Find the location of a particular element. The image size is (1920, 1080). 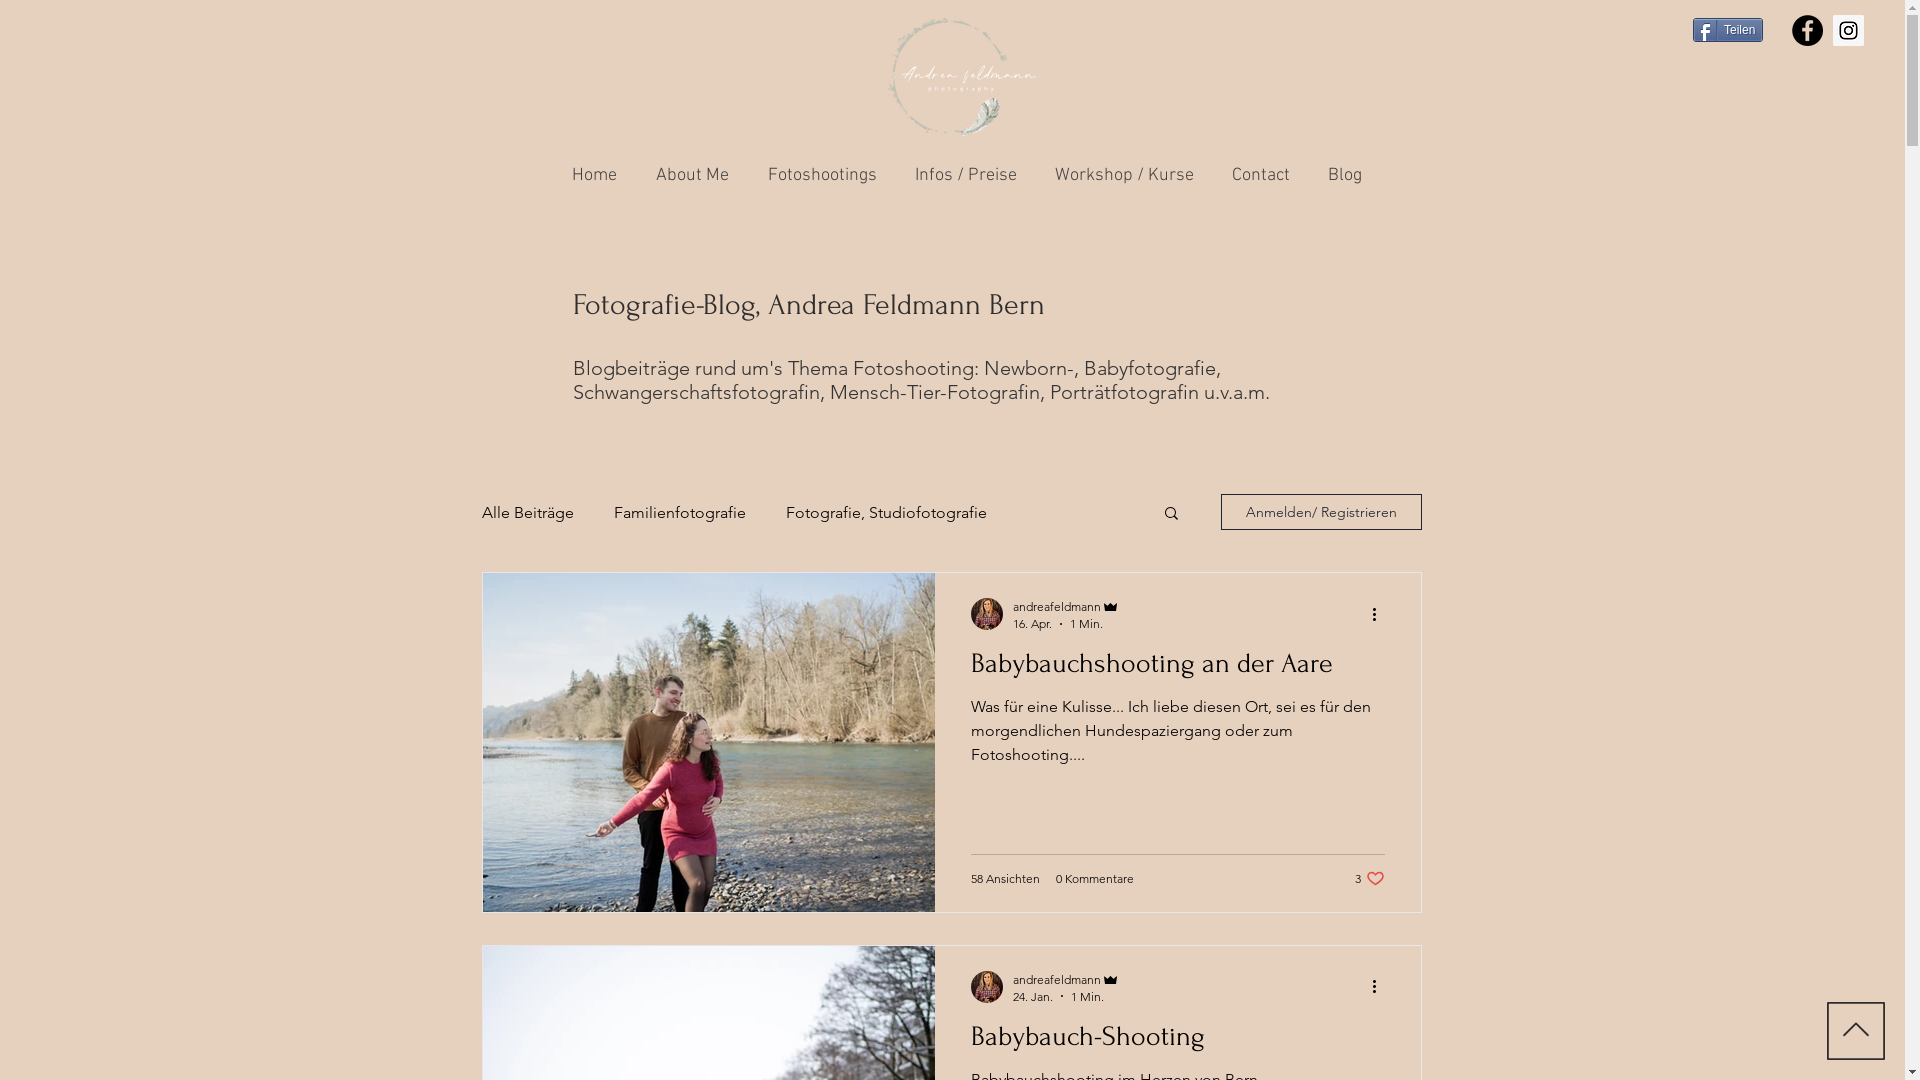

'Fotografie, Studiofotografie' is located at coordinates (785, 510).